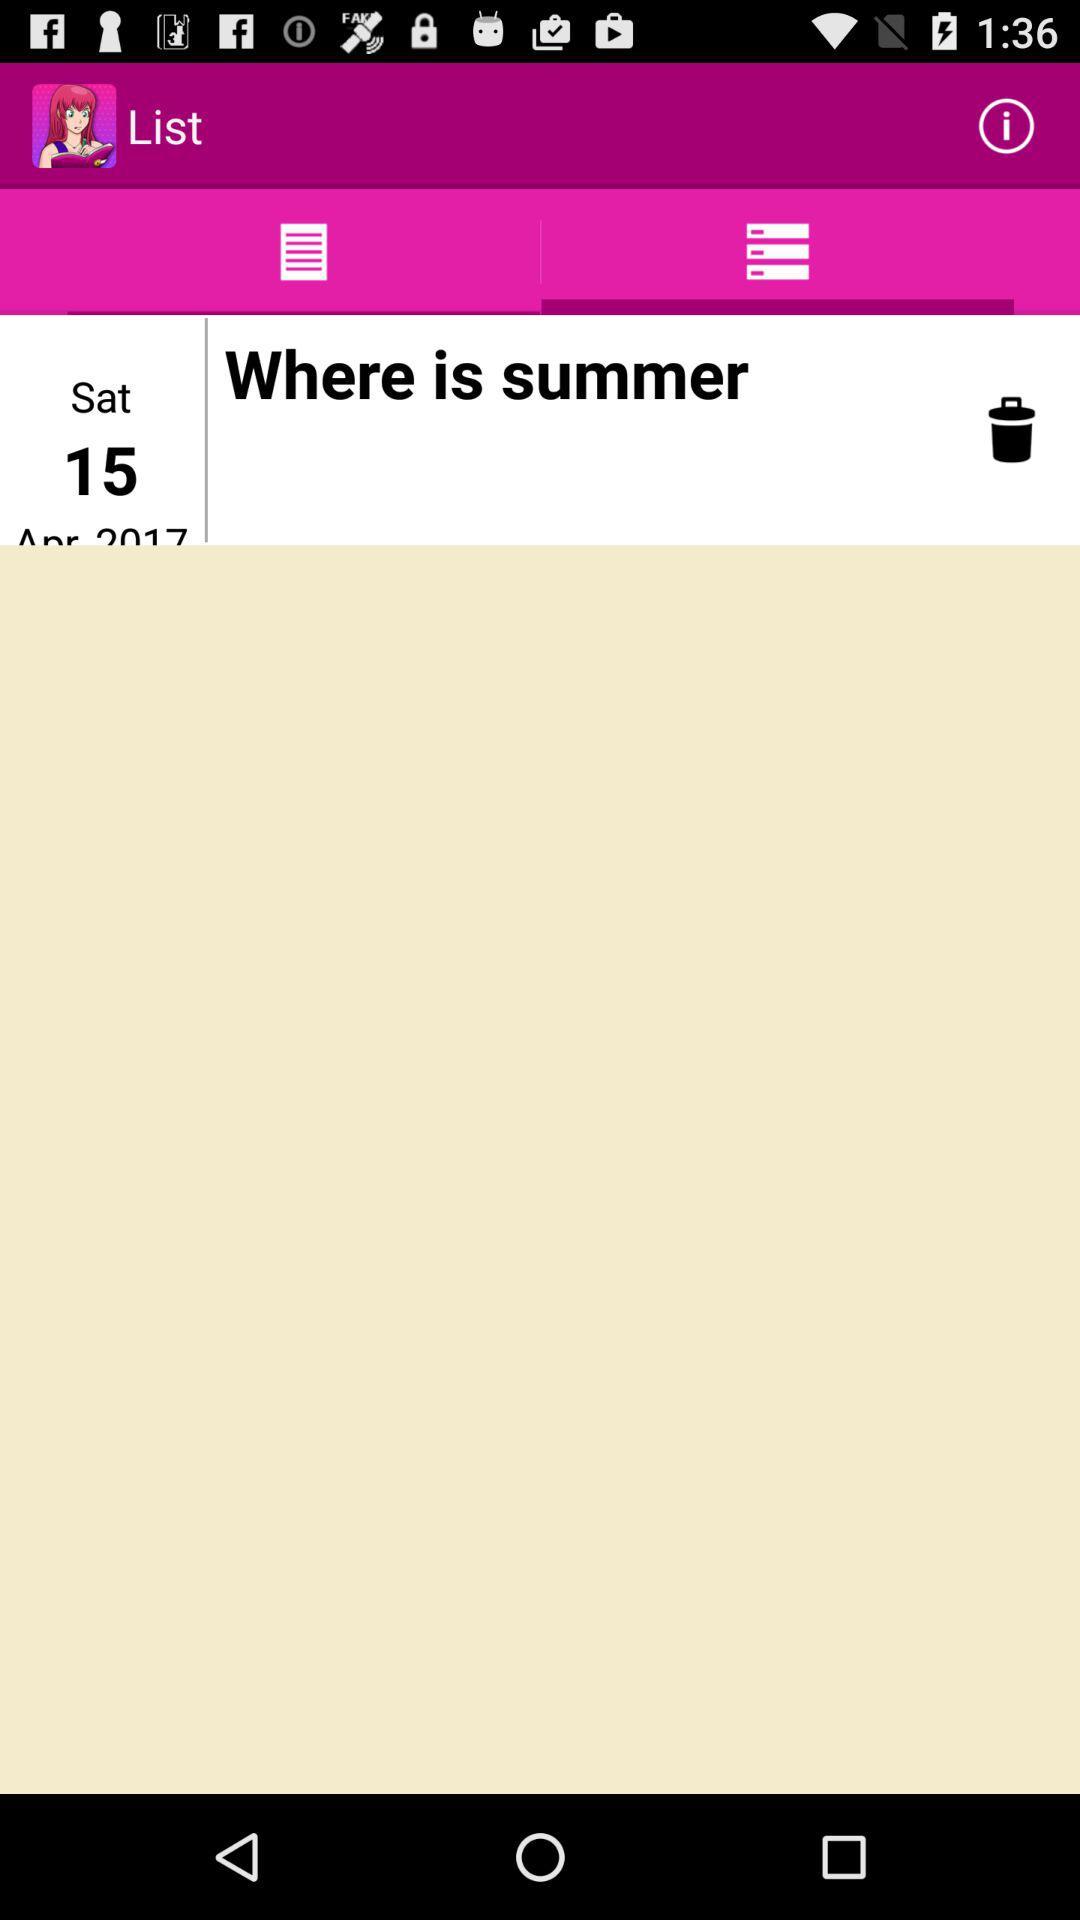 This screenshot has height=1920, width=1080. What do you see at coordinates (206, 429) in the screenshot?
I see `item next to the apr, 2017 icon` at bounding box center [206, 429].